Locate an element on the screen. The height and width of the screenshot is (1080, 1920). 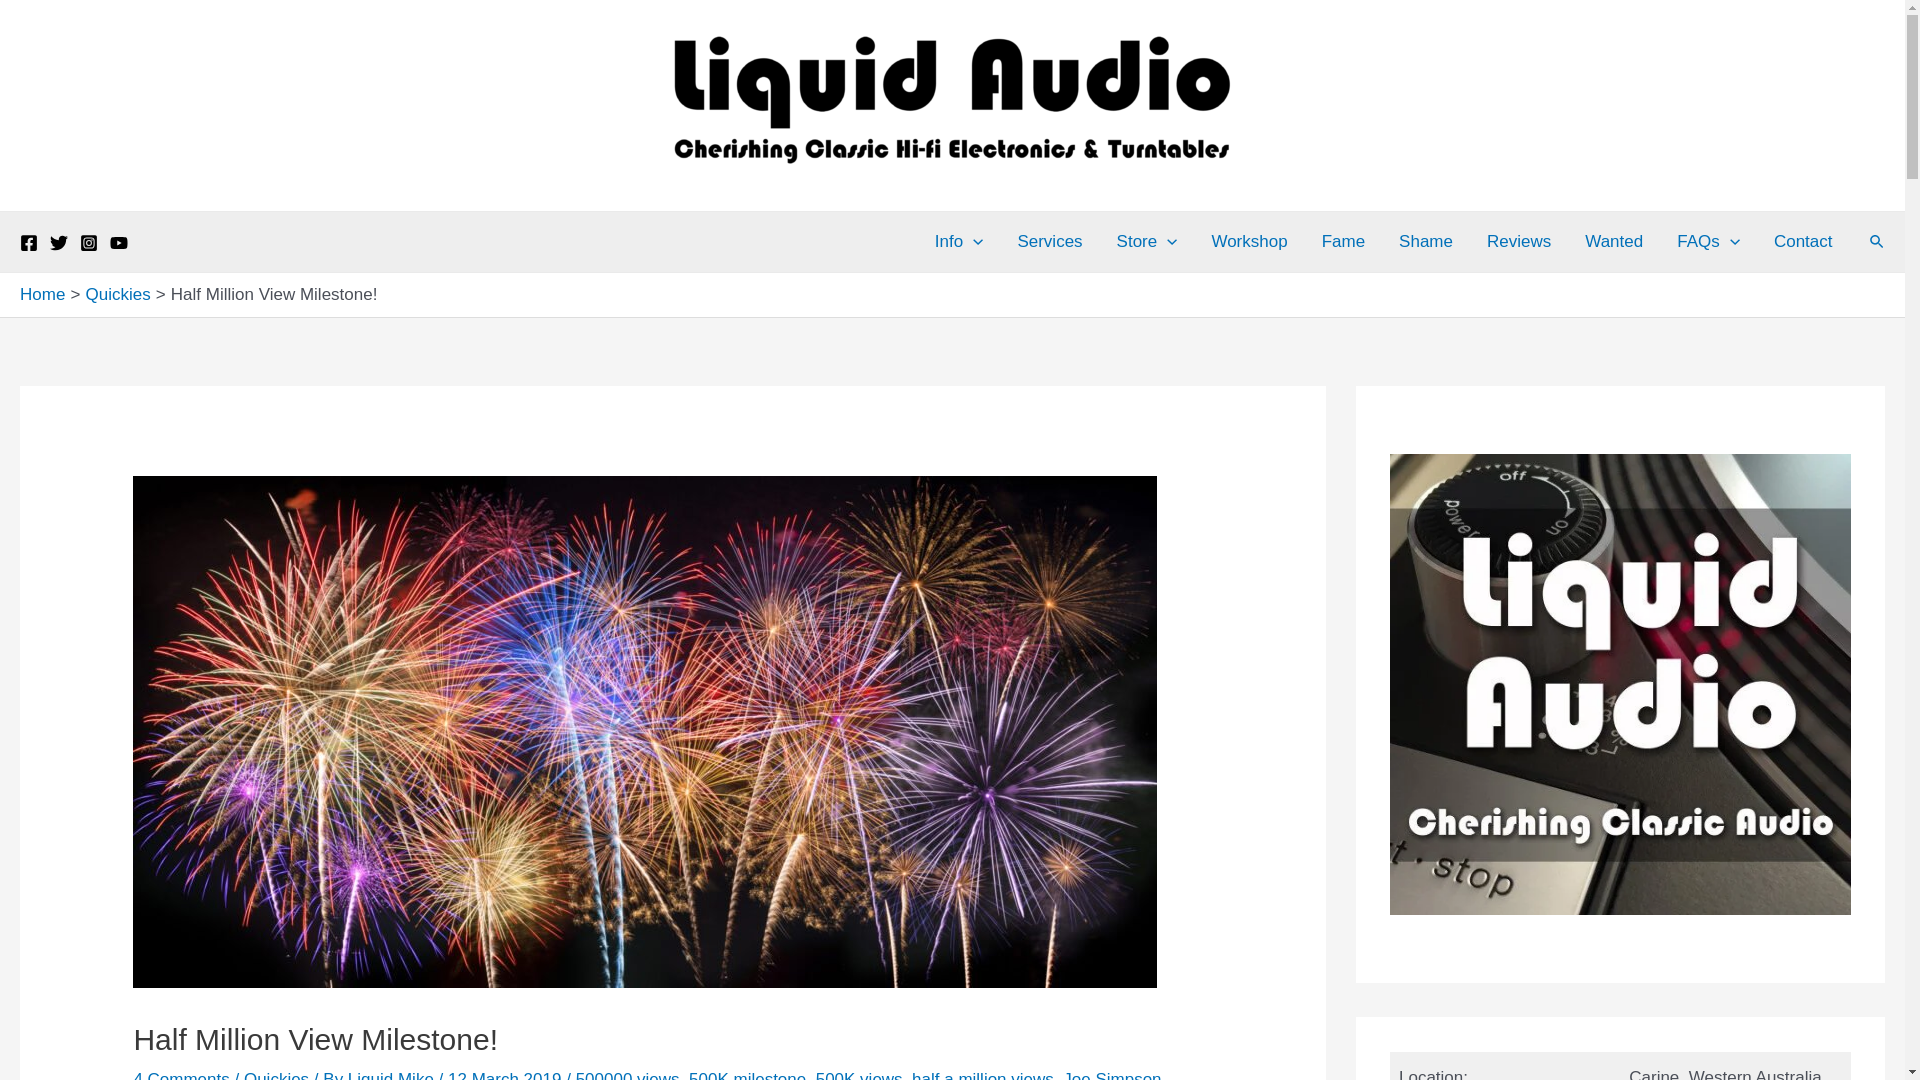
'Fame' is located at coordinates (1343, 241).